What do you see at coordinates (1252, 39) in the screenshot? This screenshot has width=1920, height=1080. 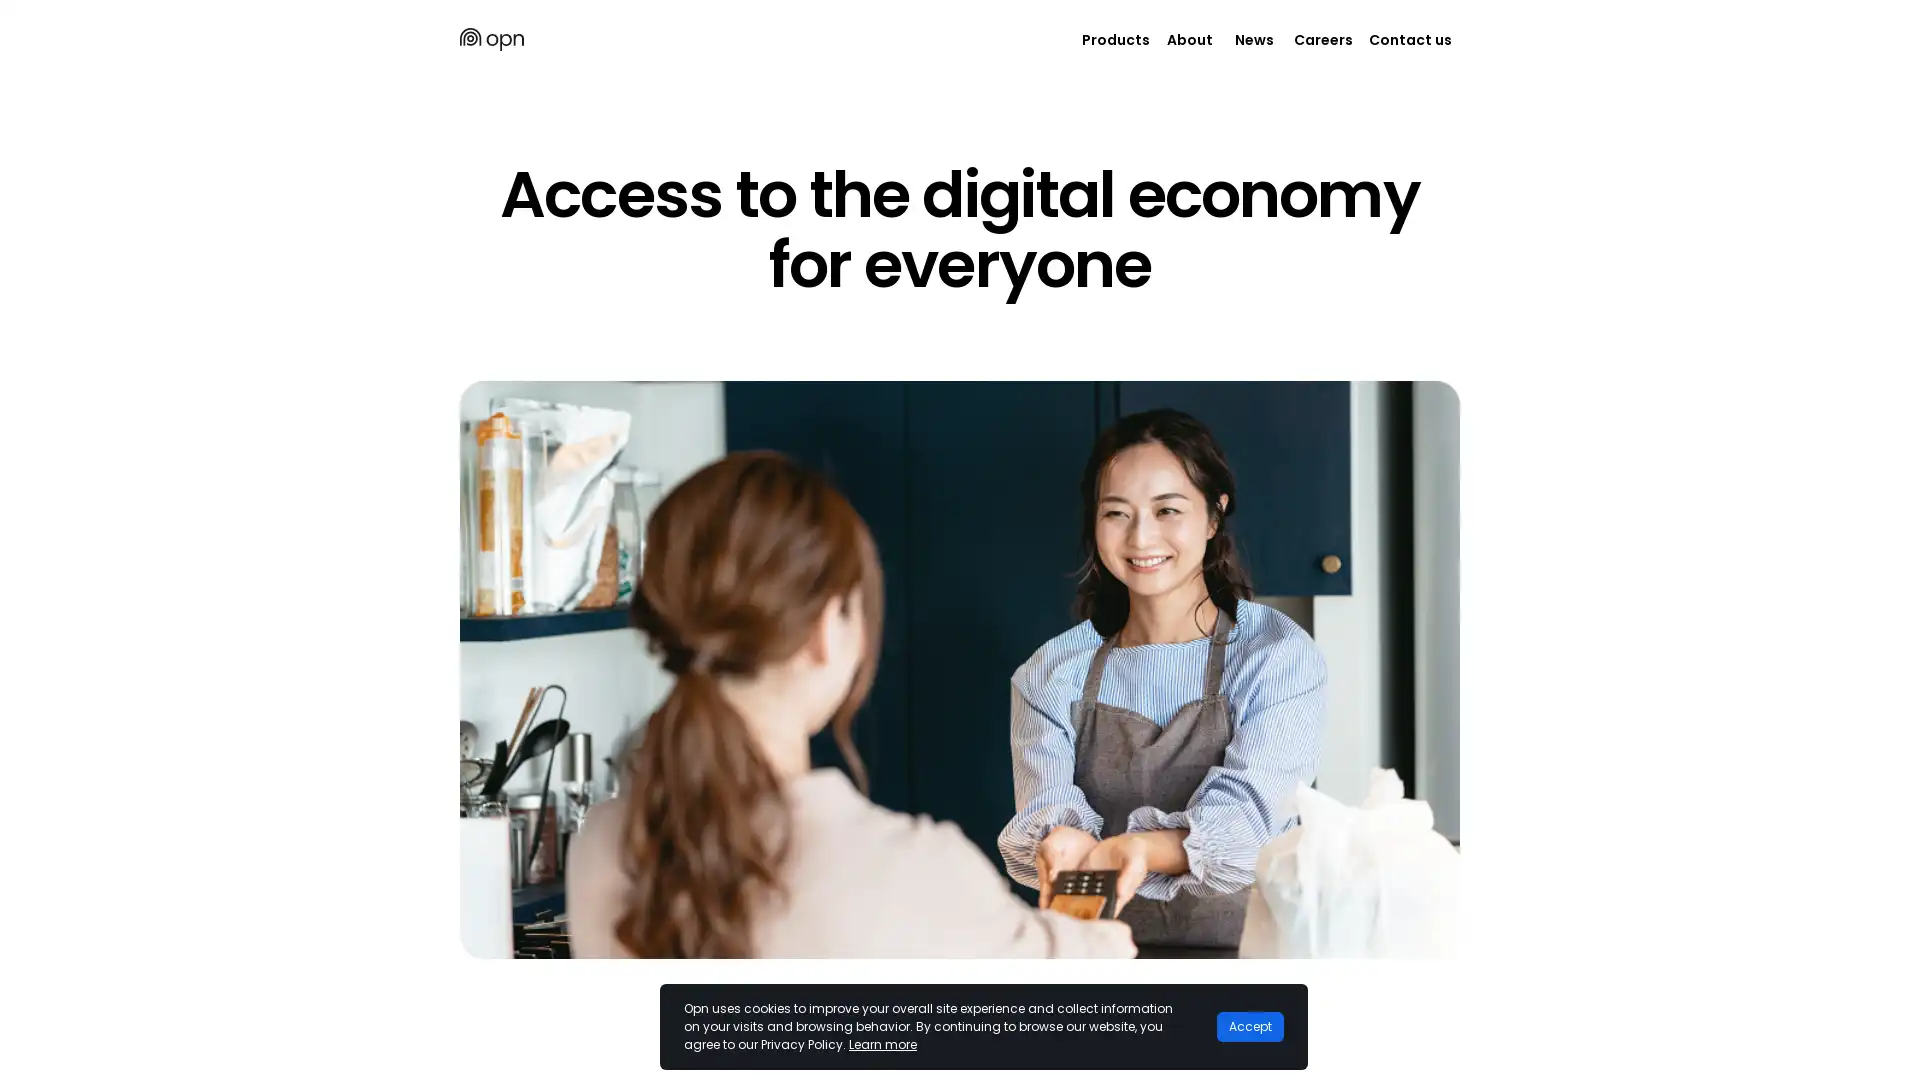 I see `News` at bounding box center [1252, 39].